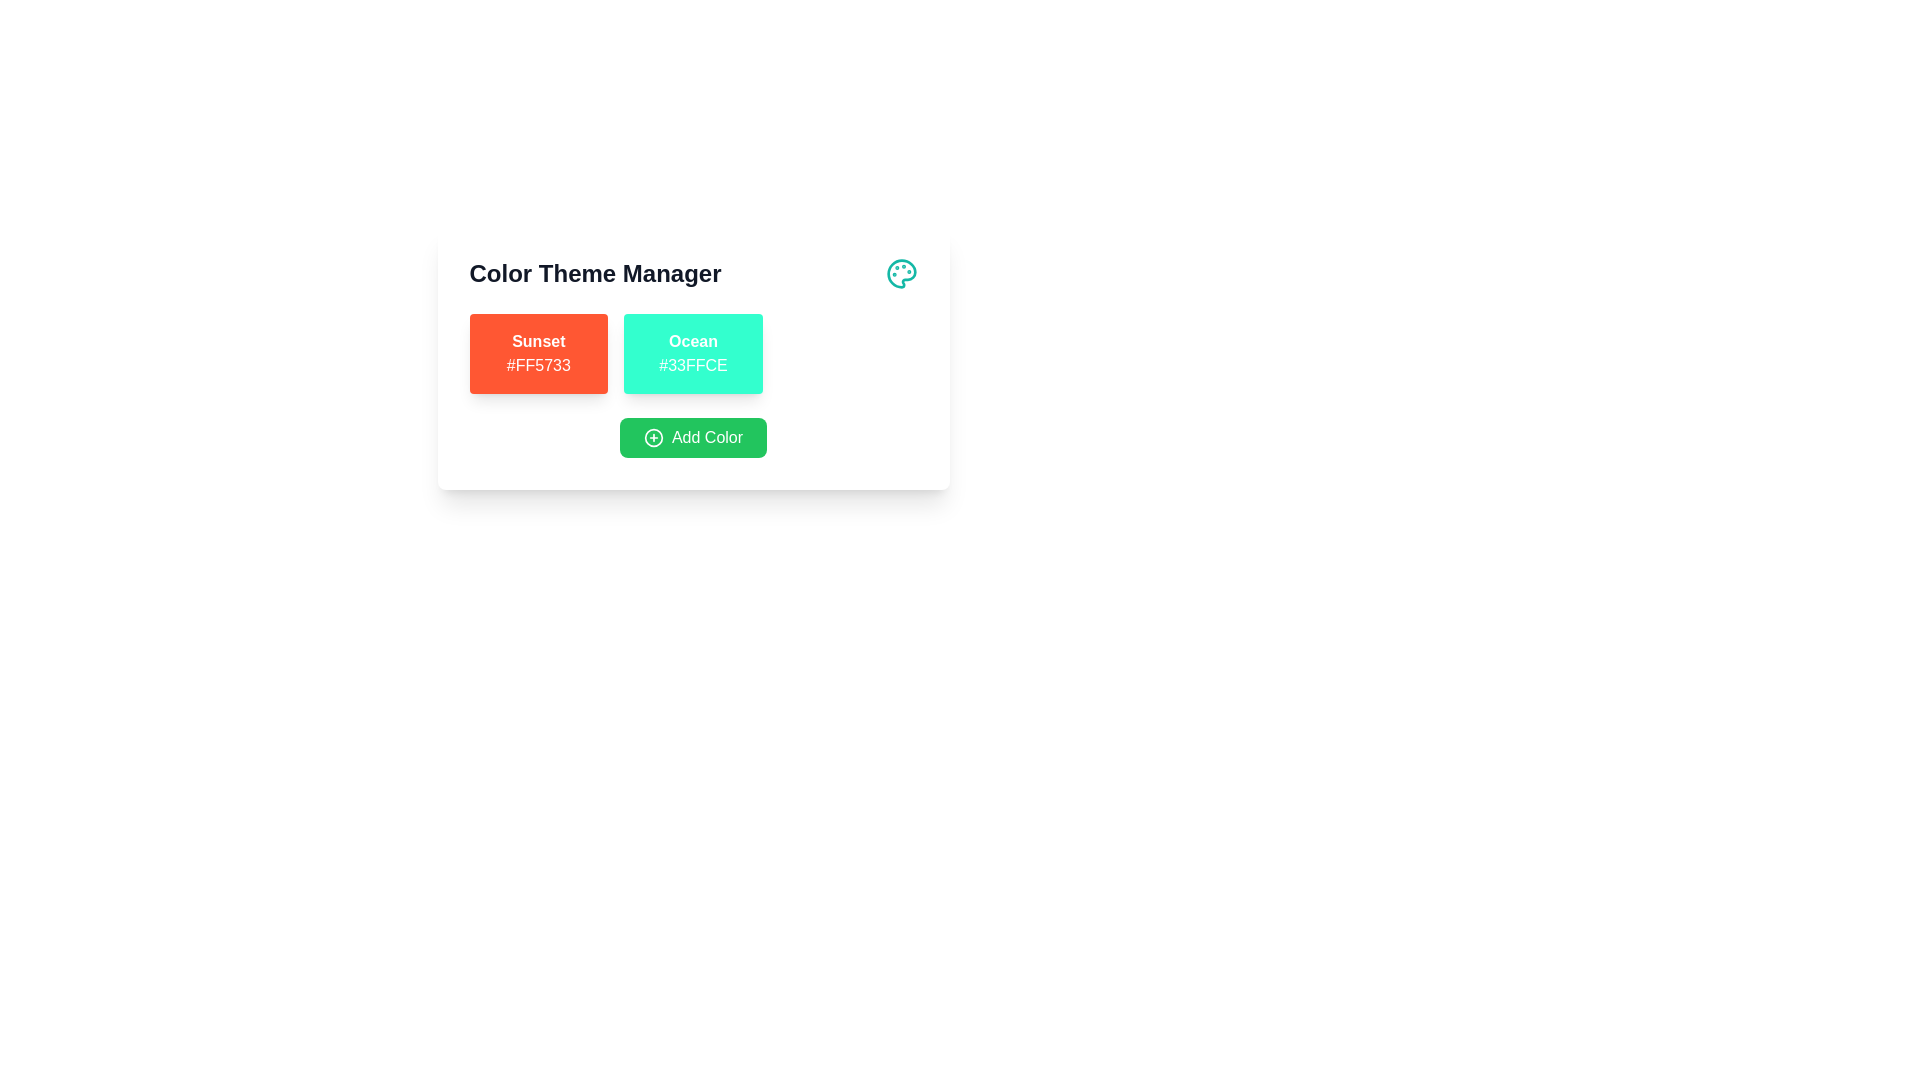 This screenshot has height=1080, width=1920. What do you see at coordinates (900, 273) in the screenshot?
I see `the decorative SVG graphic element located at the top-right corner of the 'Color Theme Manager' card, which represents the larger background shape of the painter's palette` at bounding box center [900, 273].